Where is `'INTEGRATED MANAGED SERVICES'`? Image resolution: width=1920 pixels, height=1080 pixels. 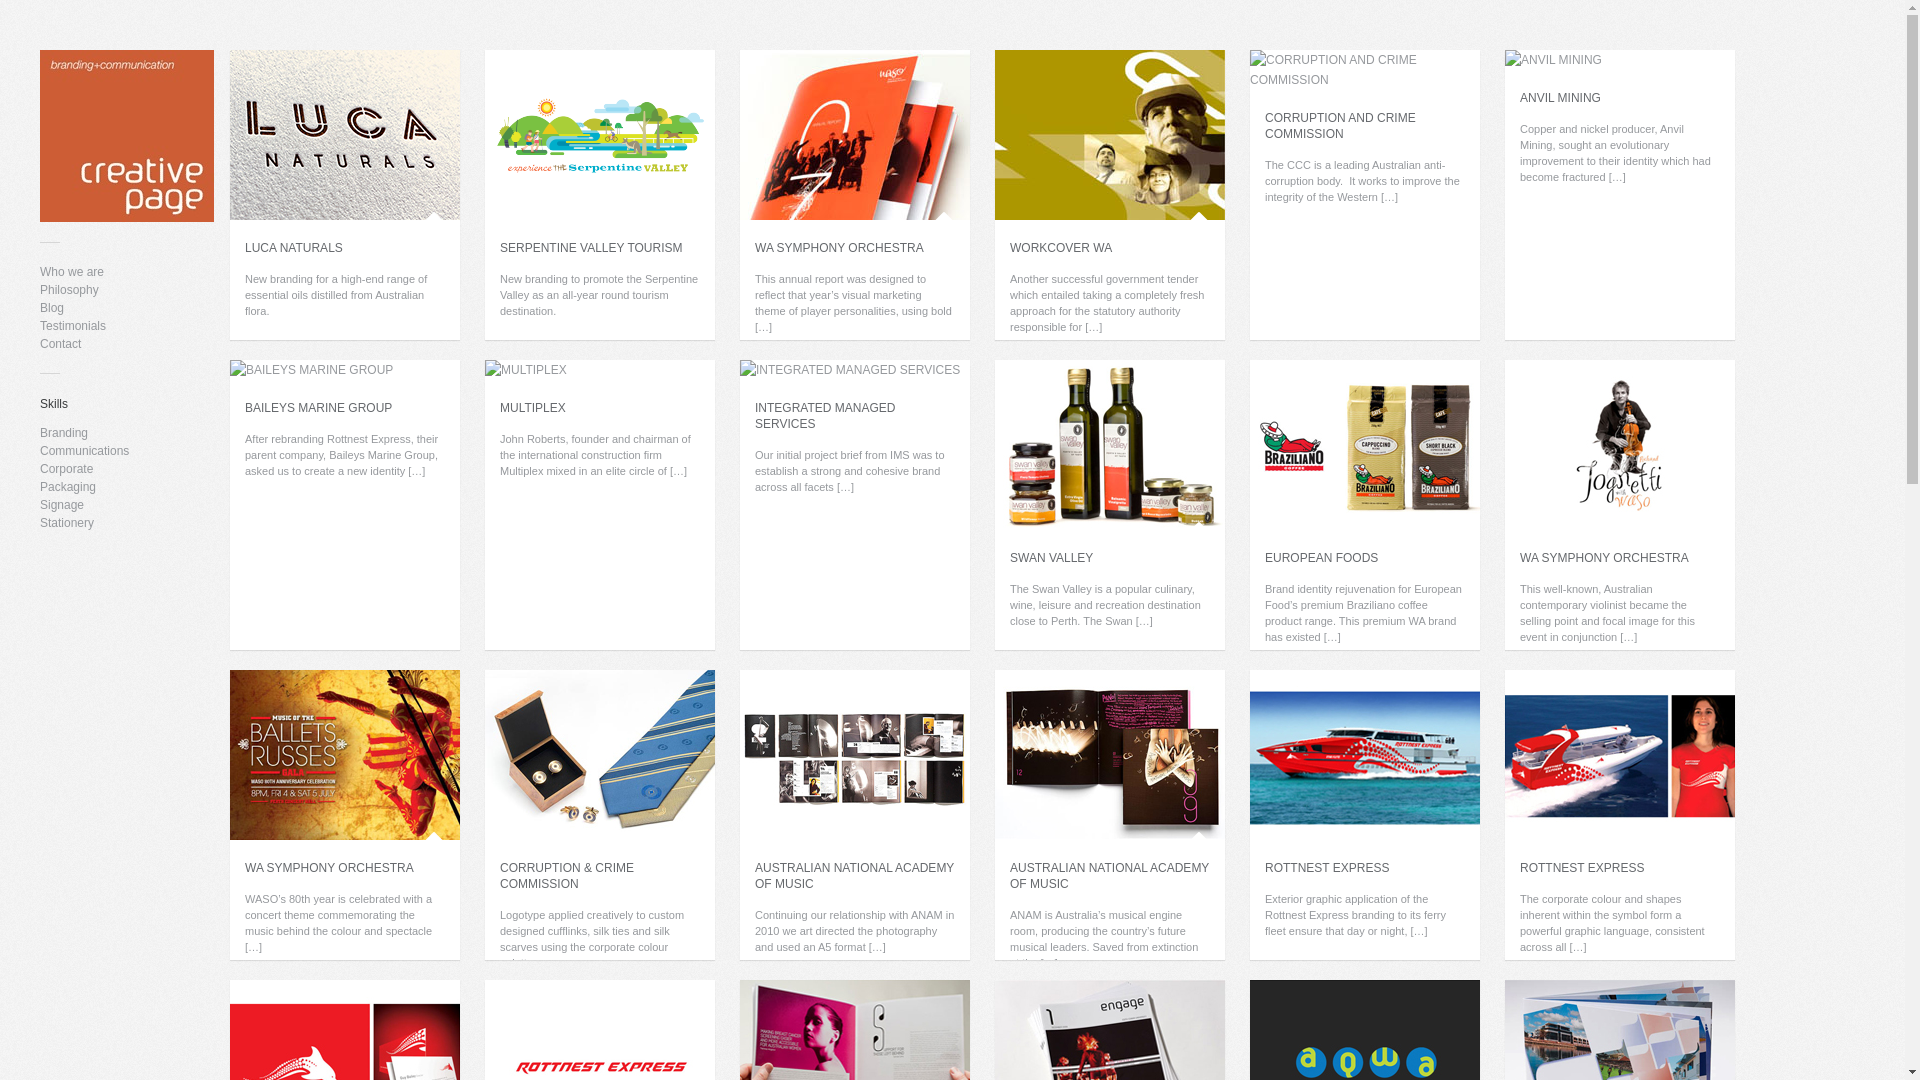 'INTEGRATED MANAGED SERVICES' is located at coordinates (753, 415).